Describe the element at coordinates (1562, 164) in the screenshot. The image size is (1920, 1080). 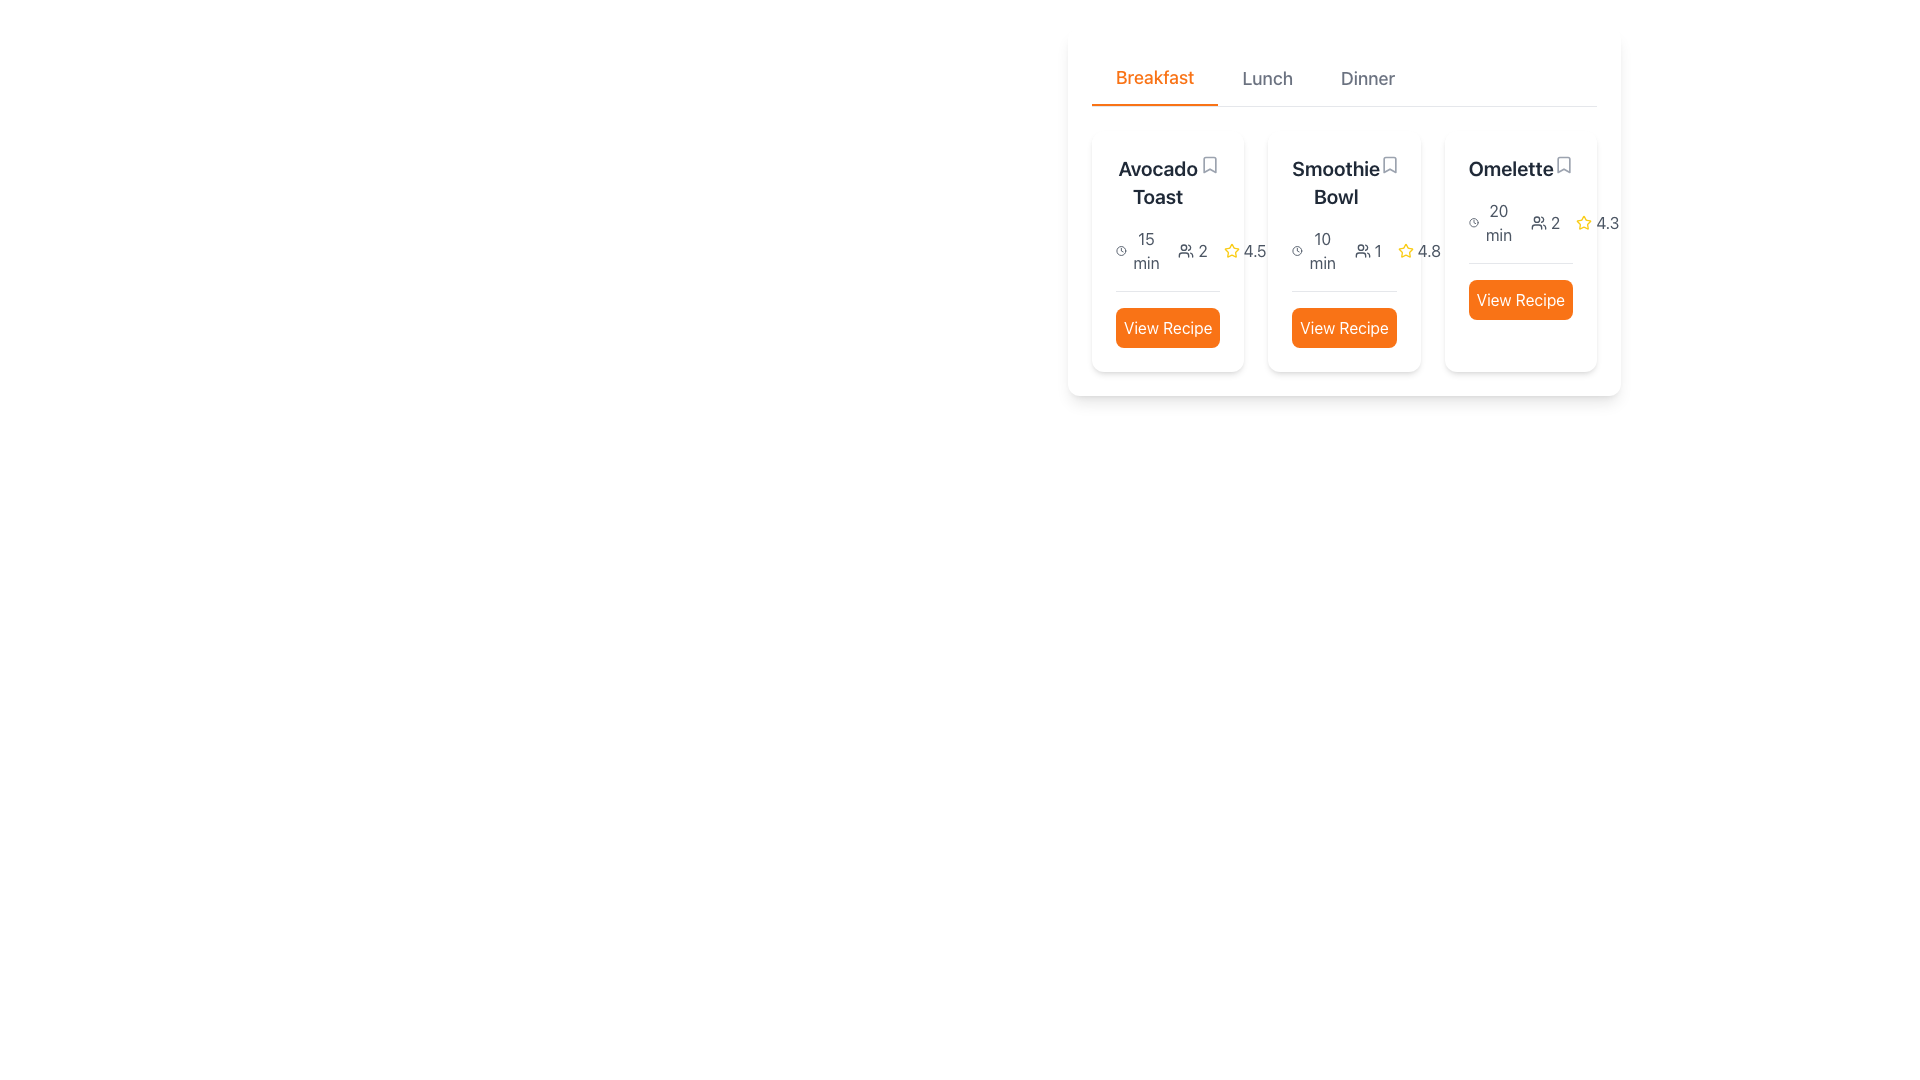
I see `the bookmark toggle Icon button located to the right of the 'Omelette' title` at that location.